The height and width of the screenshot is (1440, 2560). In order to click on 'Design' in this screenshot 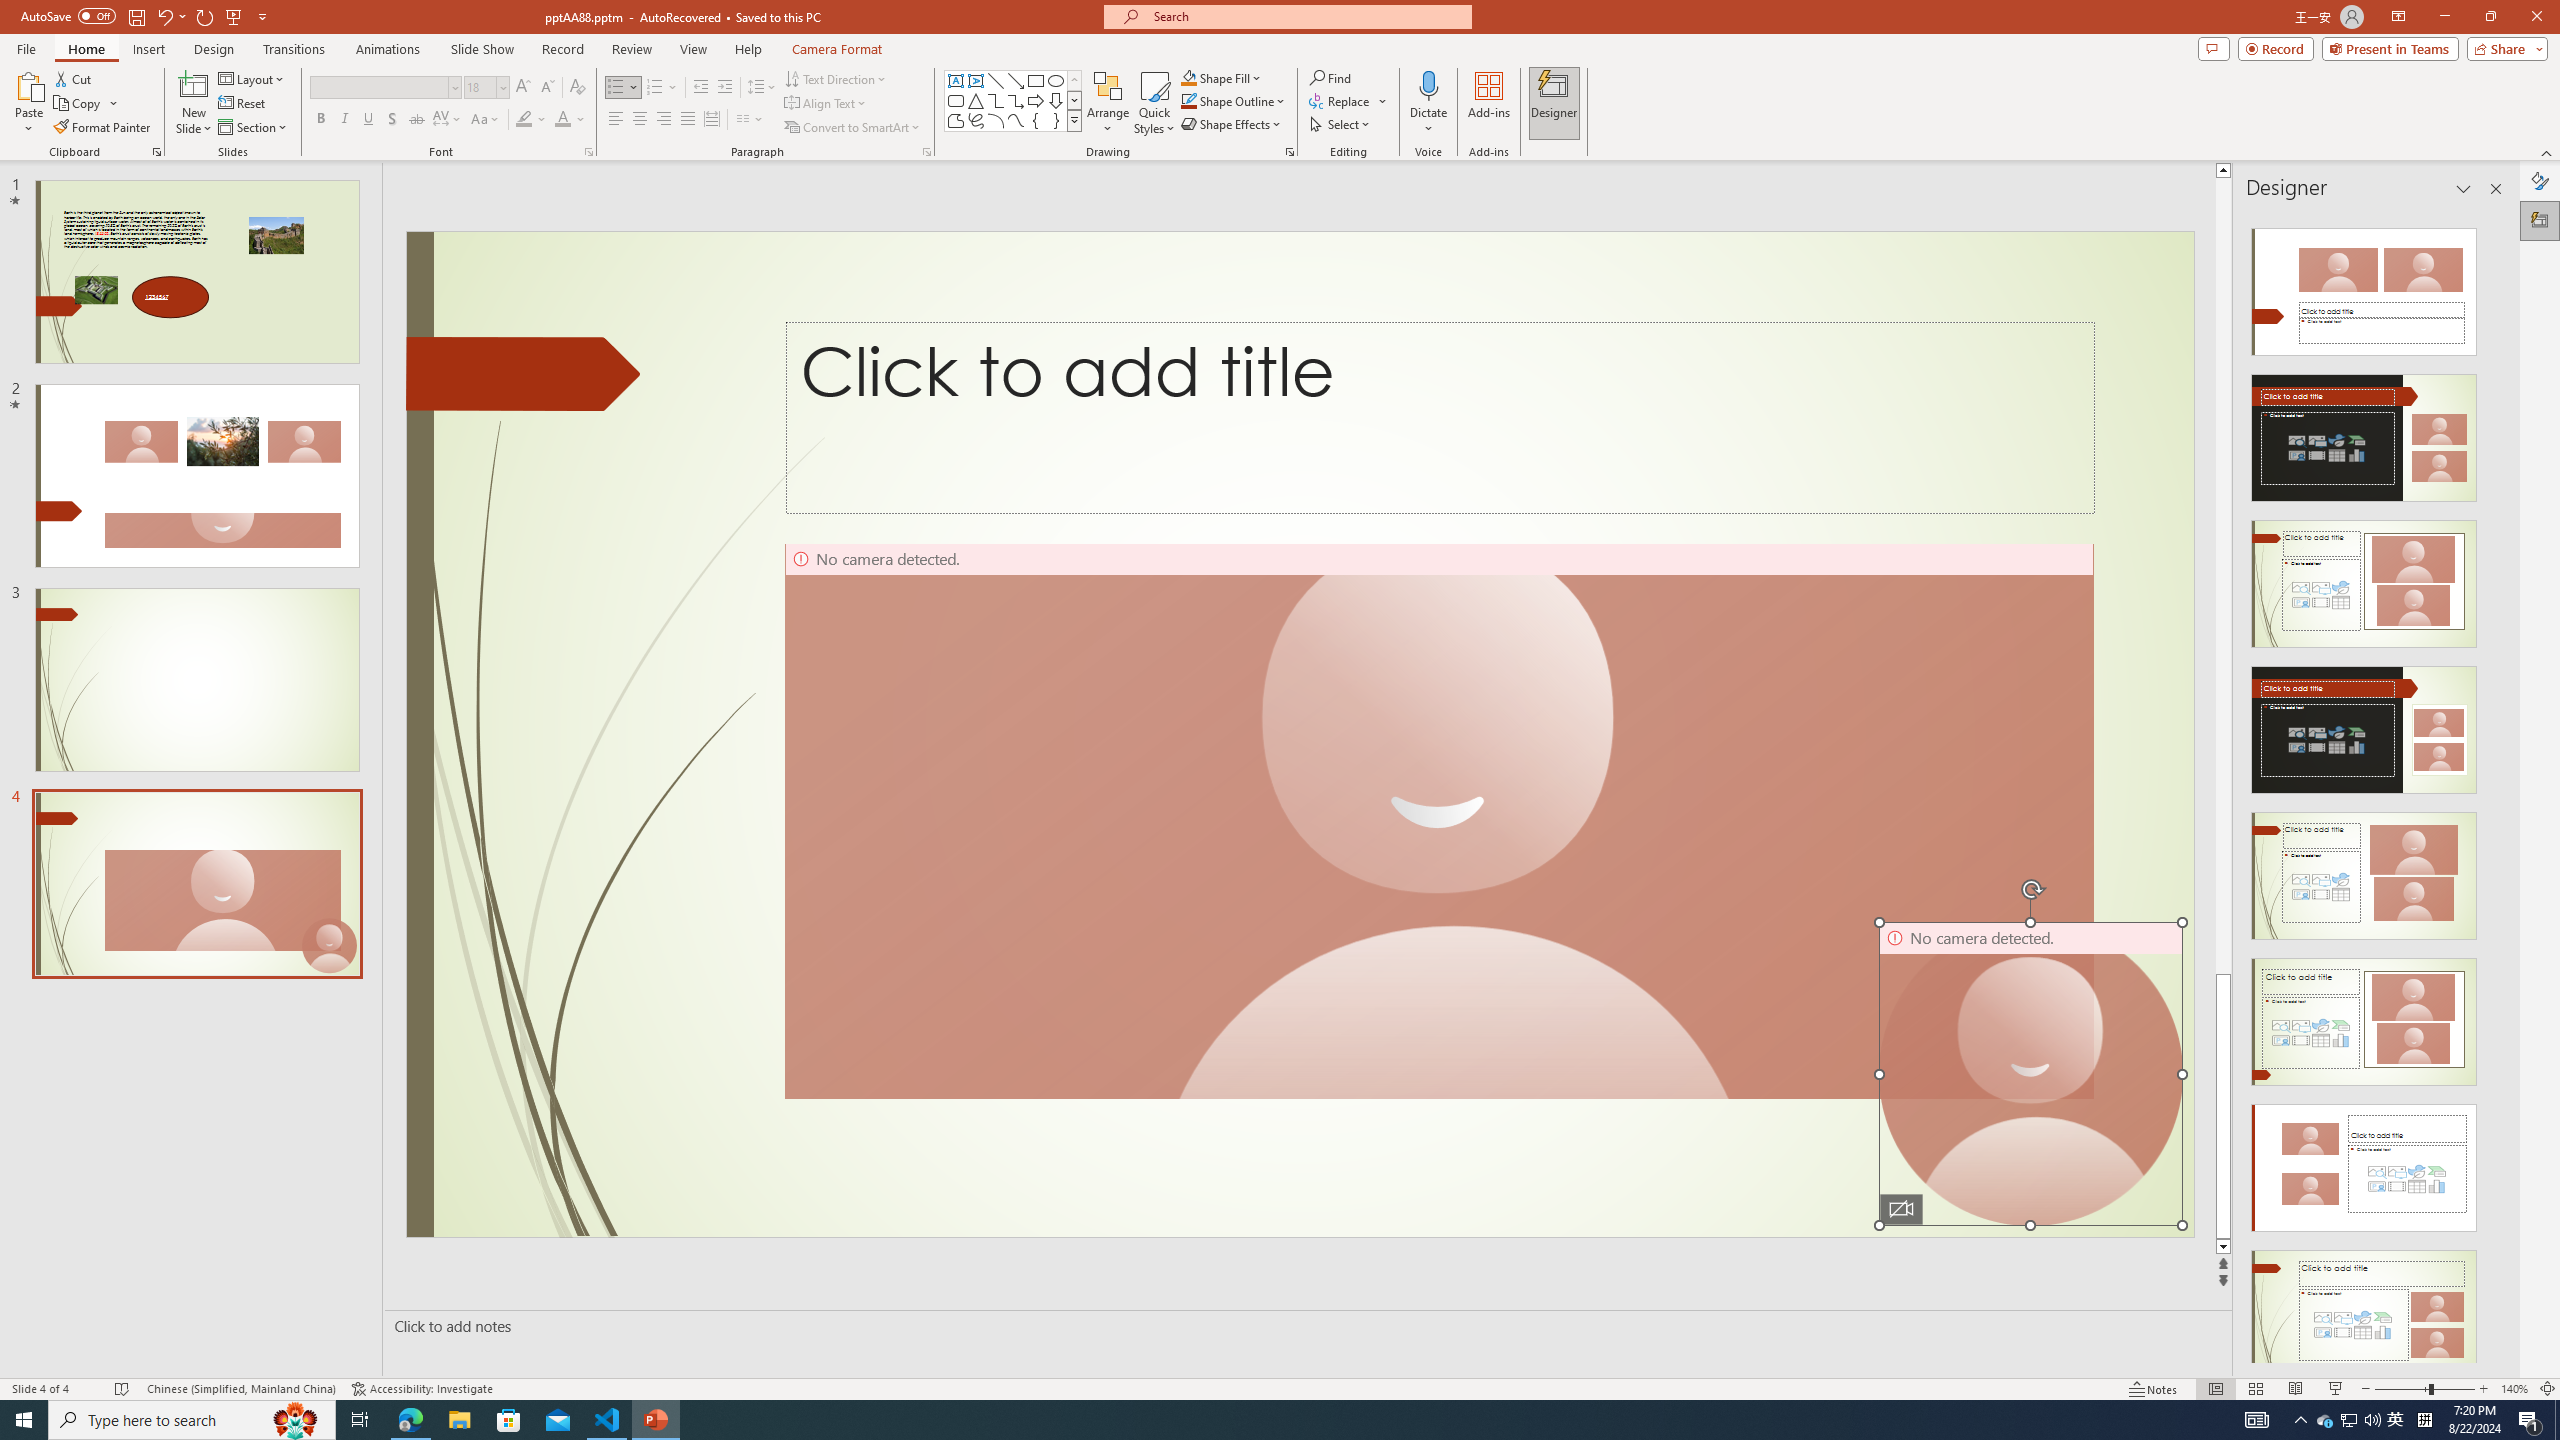, I will do `click(215, 49)`.